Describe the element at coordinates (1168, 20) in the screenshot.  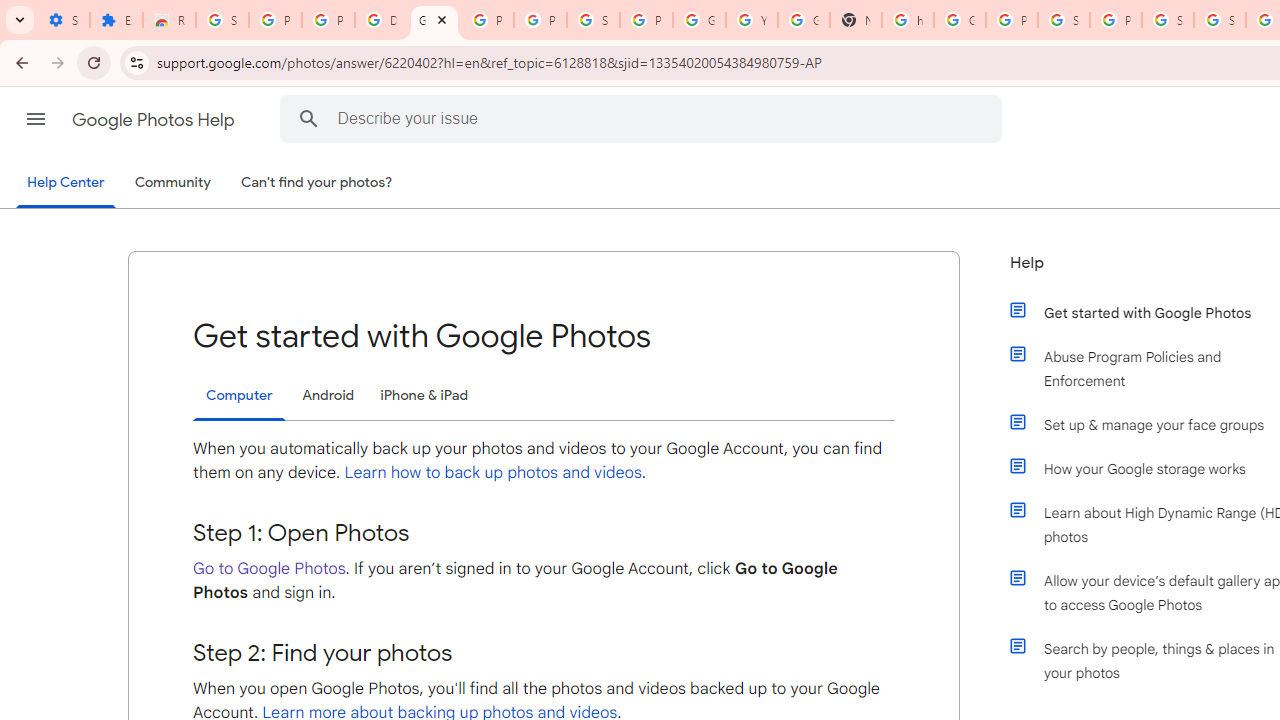
I see `'Sign in - Google Accounts'` at that location.